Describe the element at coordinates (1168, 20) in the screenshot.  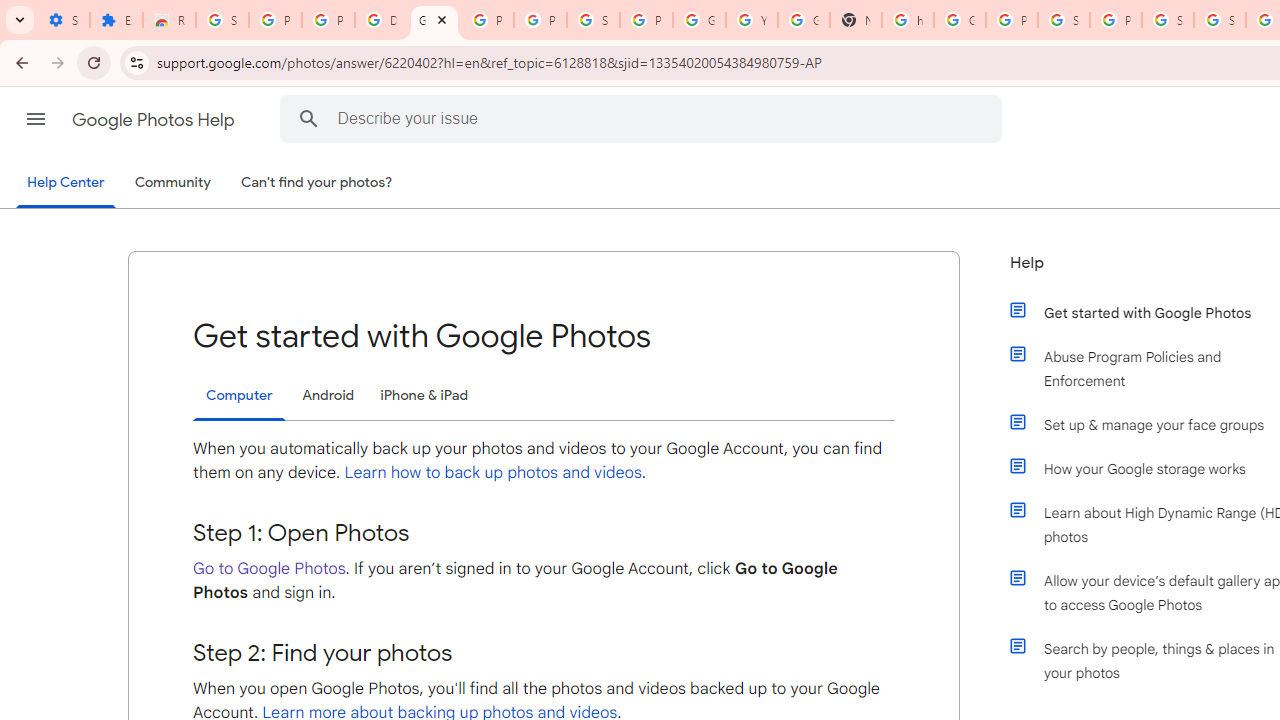
I see `'Sign in - Google Accounts'` at that location.